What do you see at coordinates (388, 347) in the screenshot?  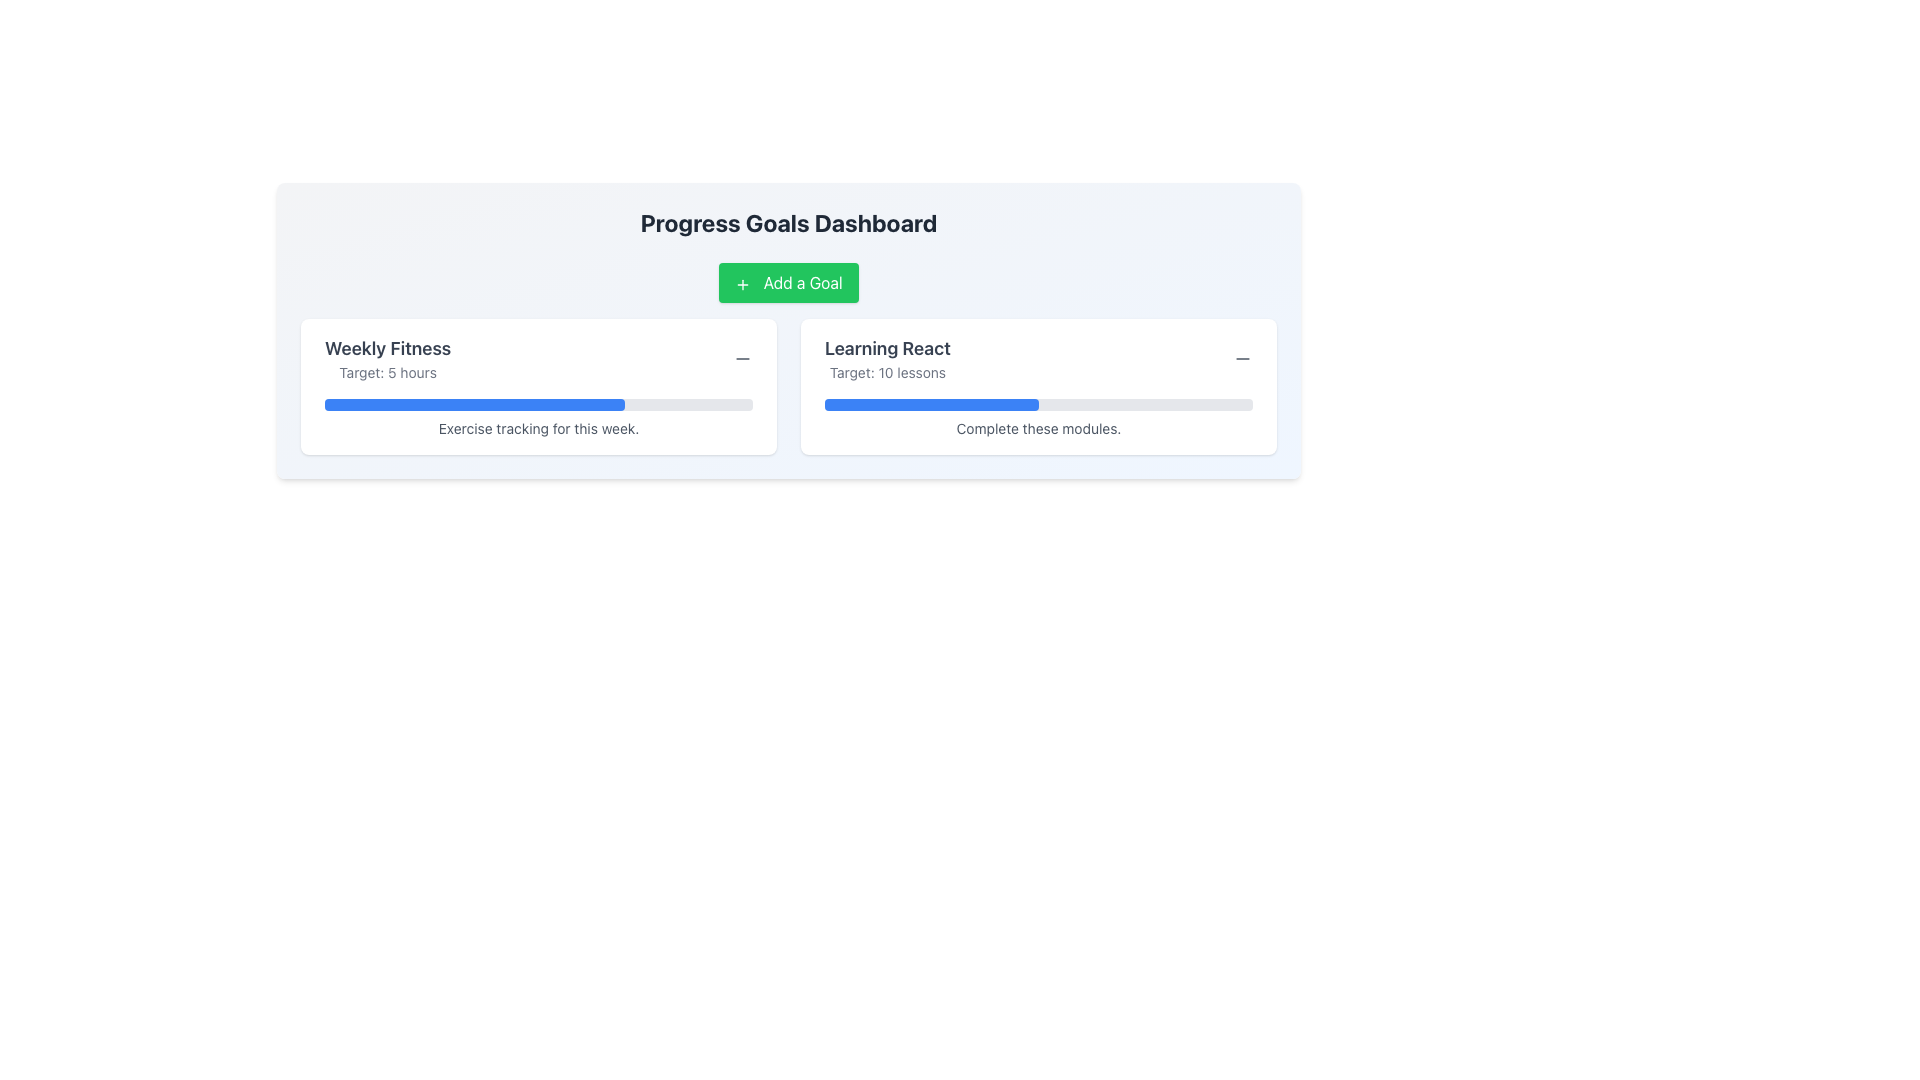 I see `text header that serves as the title for the left progress goal card in the 'Progress Goals Dashboard' interface, located above the subtitle 'Target: 5 hours'` at bounding box center [388, 347].